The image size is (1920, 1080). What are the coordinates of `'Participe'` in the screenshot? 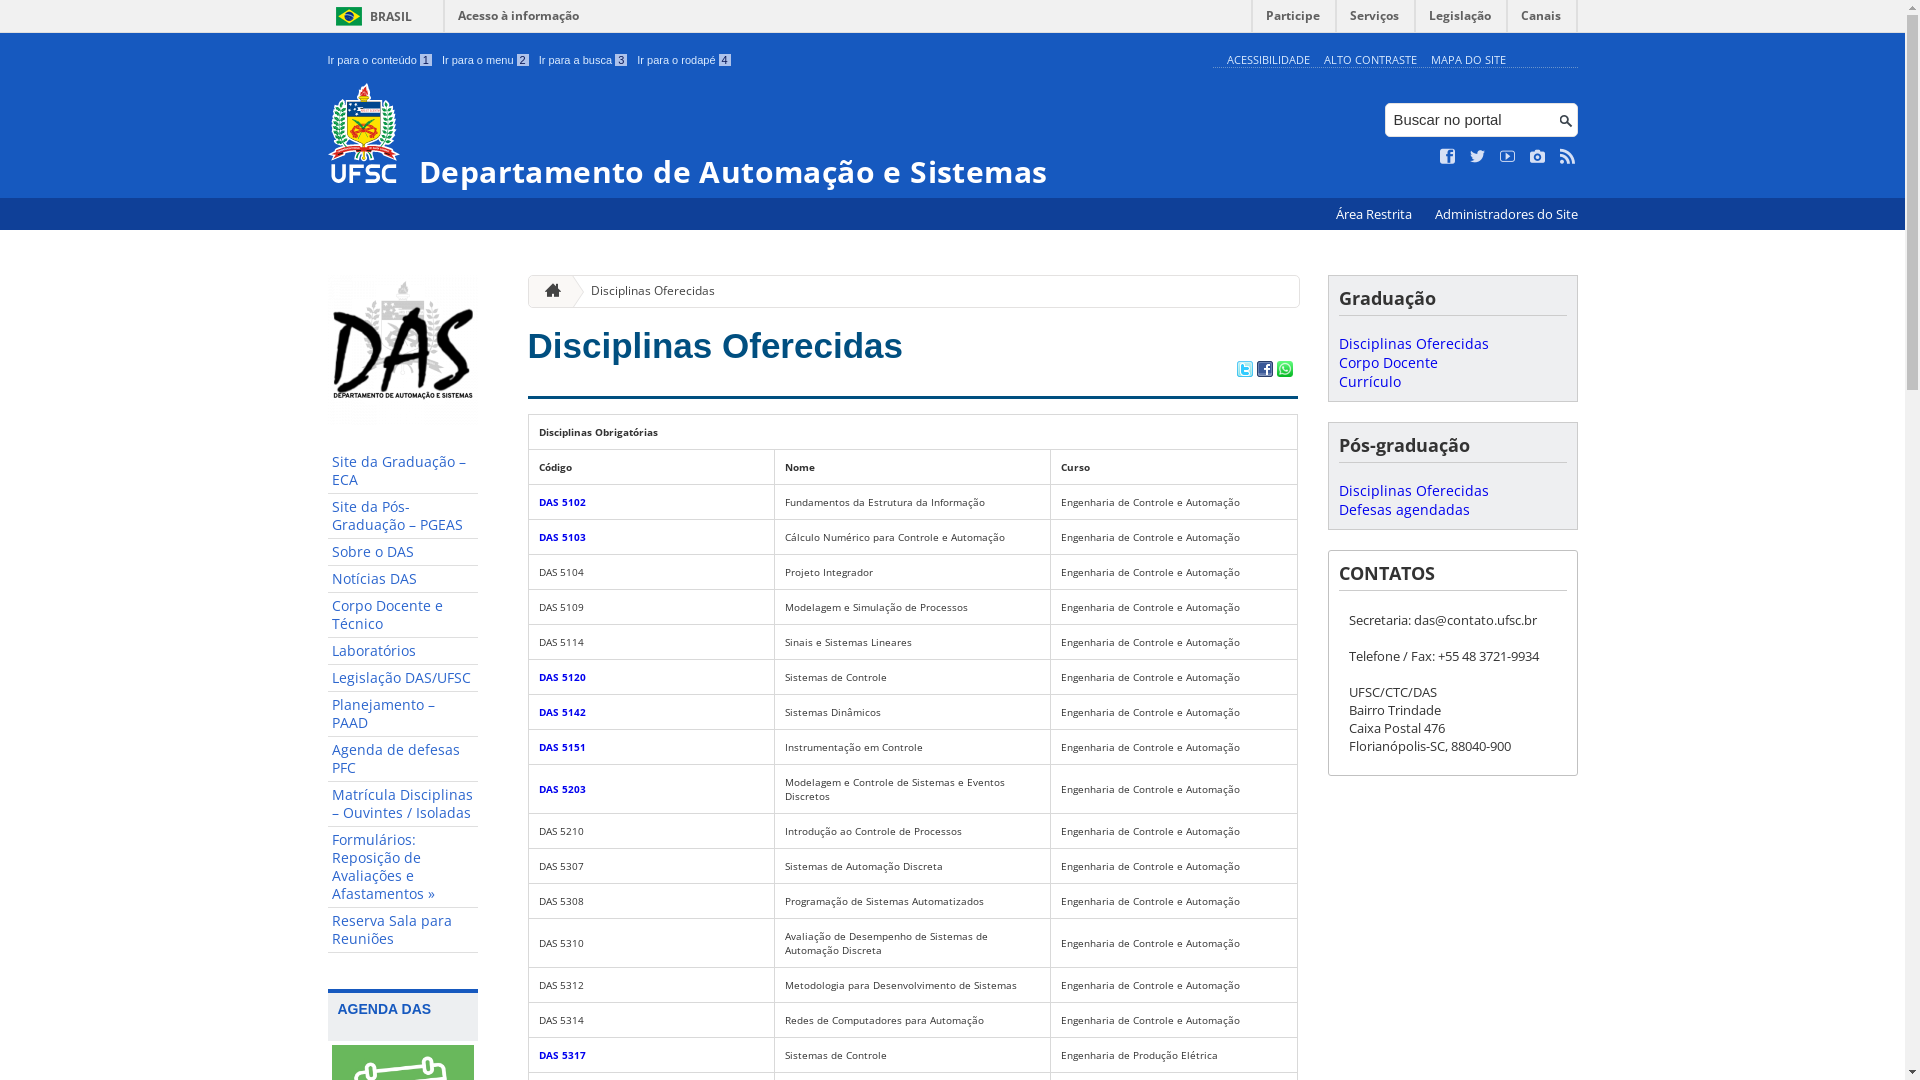 It's located at (1292, 20).